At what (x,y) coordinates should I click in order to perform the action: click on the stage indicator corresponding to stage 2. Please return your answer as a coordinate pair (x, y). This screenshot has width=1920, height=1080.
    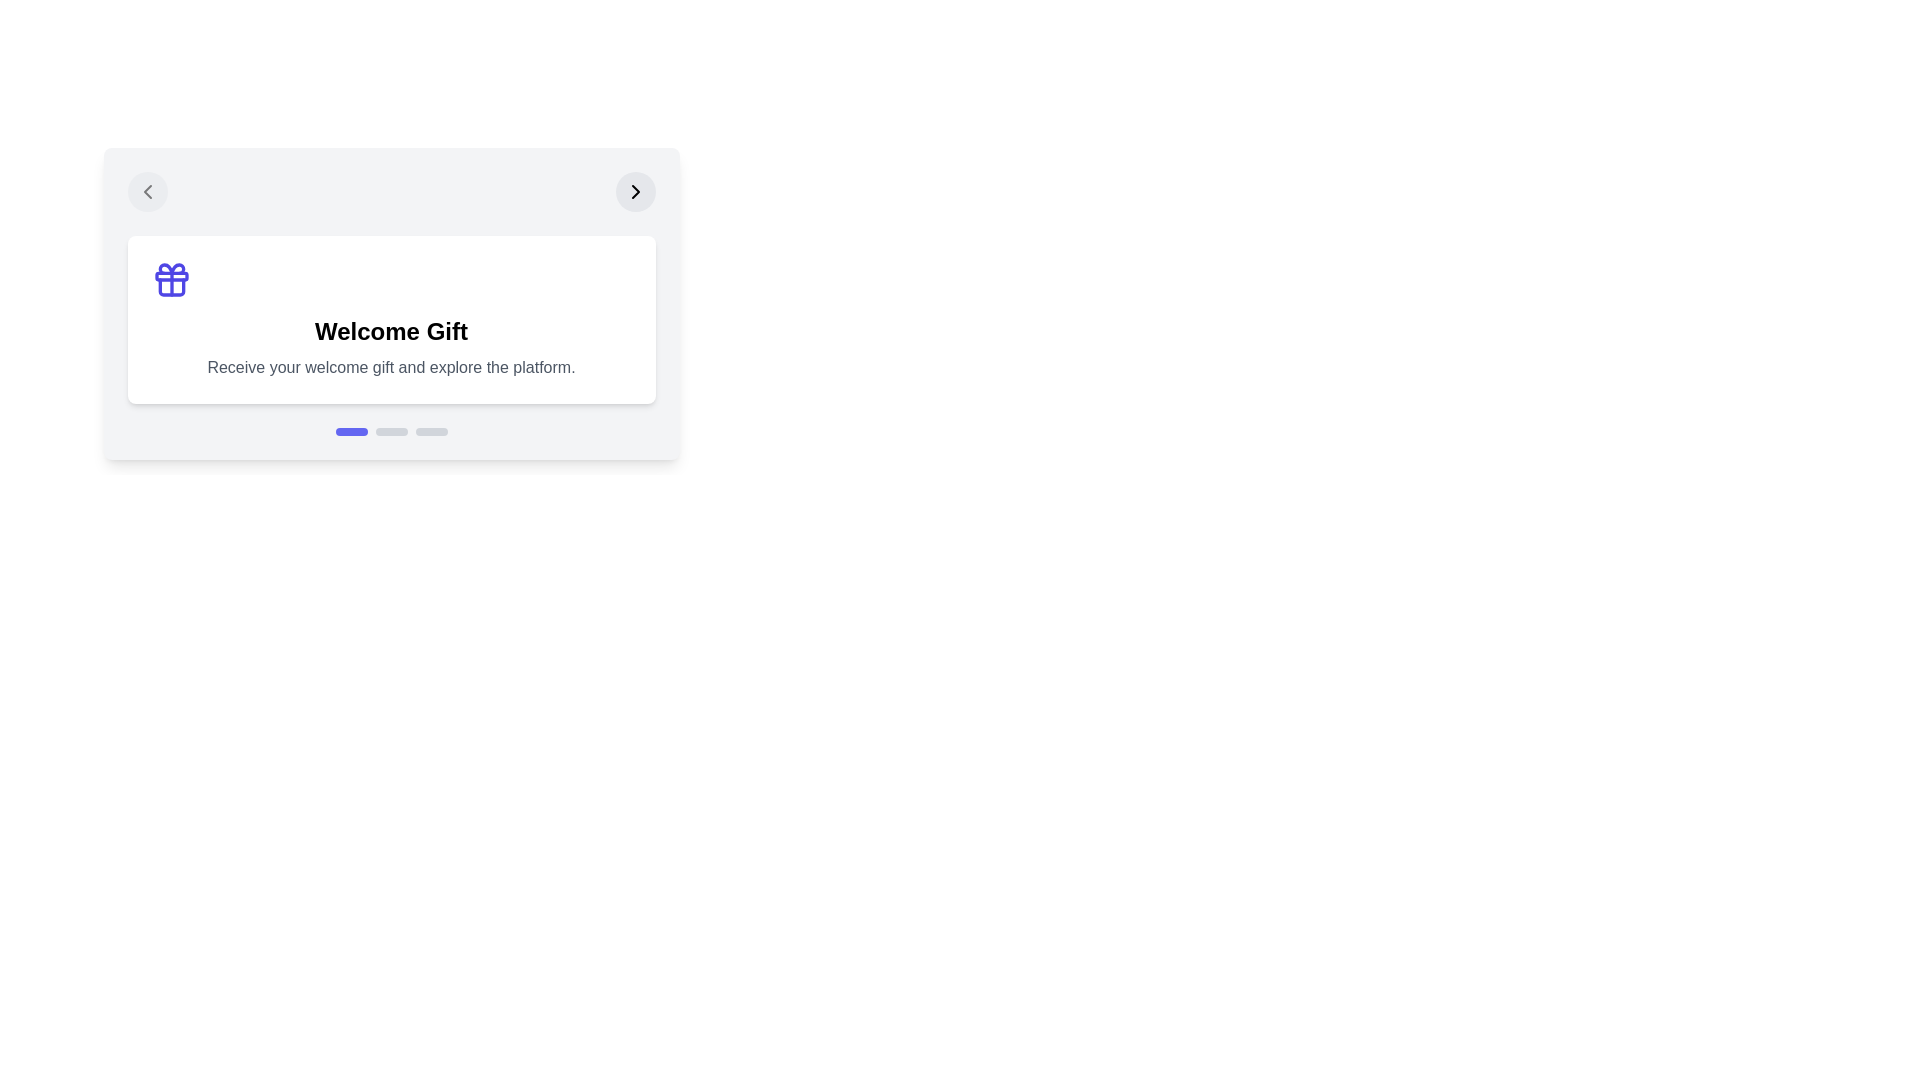
    Looking at the image, I should click on (391, 431).